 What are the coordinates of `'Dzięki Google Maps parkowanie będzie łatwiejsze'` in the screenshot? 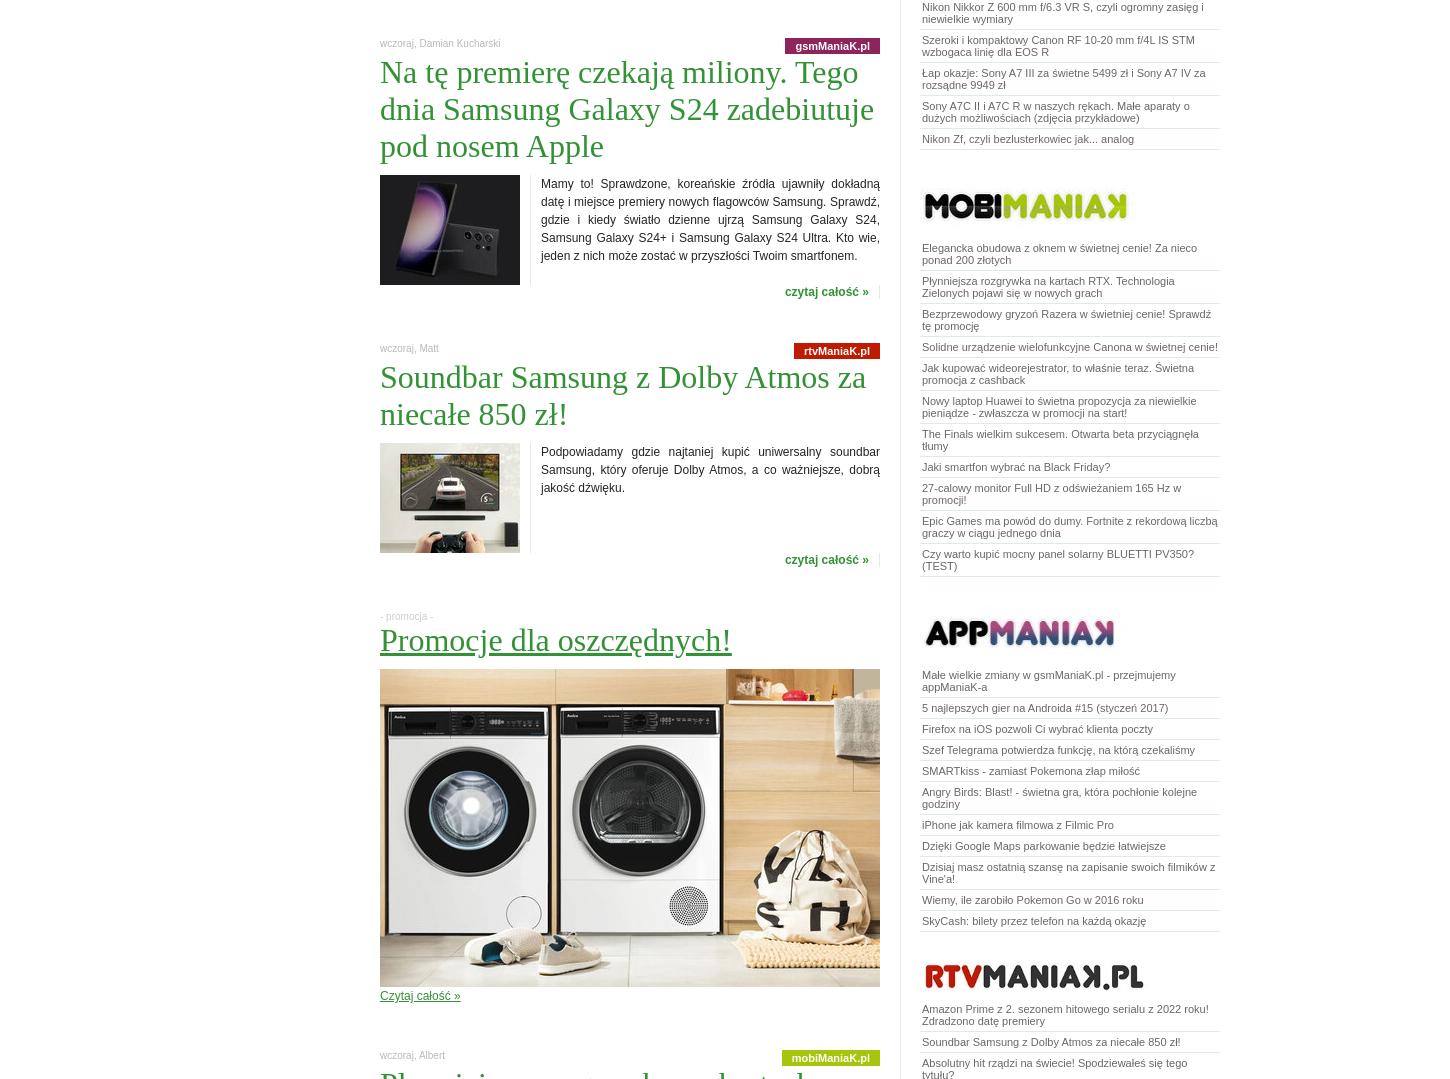 It's located at (1043, 846).